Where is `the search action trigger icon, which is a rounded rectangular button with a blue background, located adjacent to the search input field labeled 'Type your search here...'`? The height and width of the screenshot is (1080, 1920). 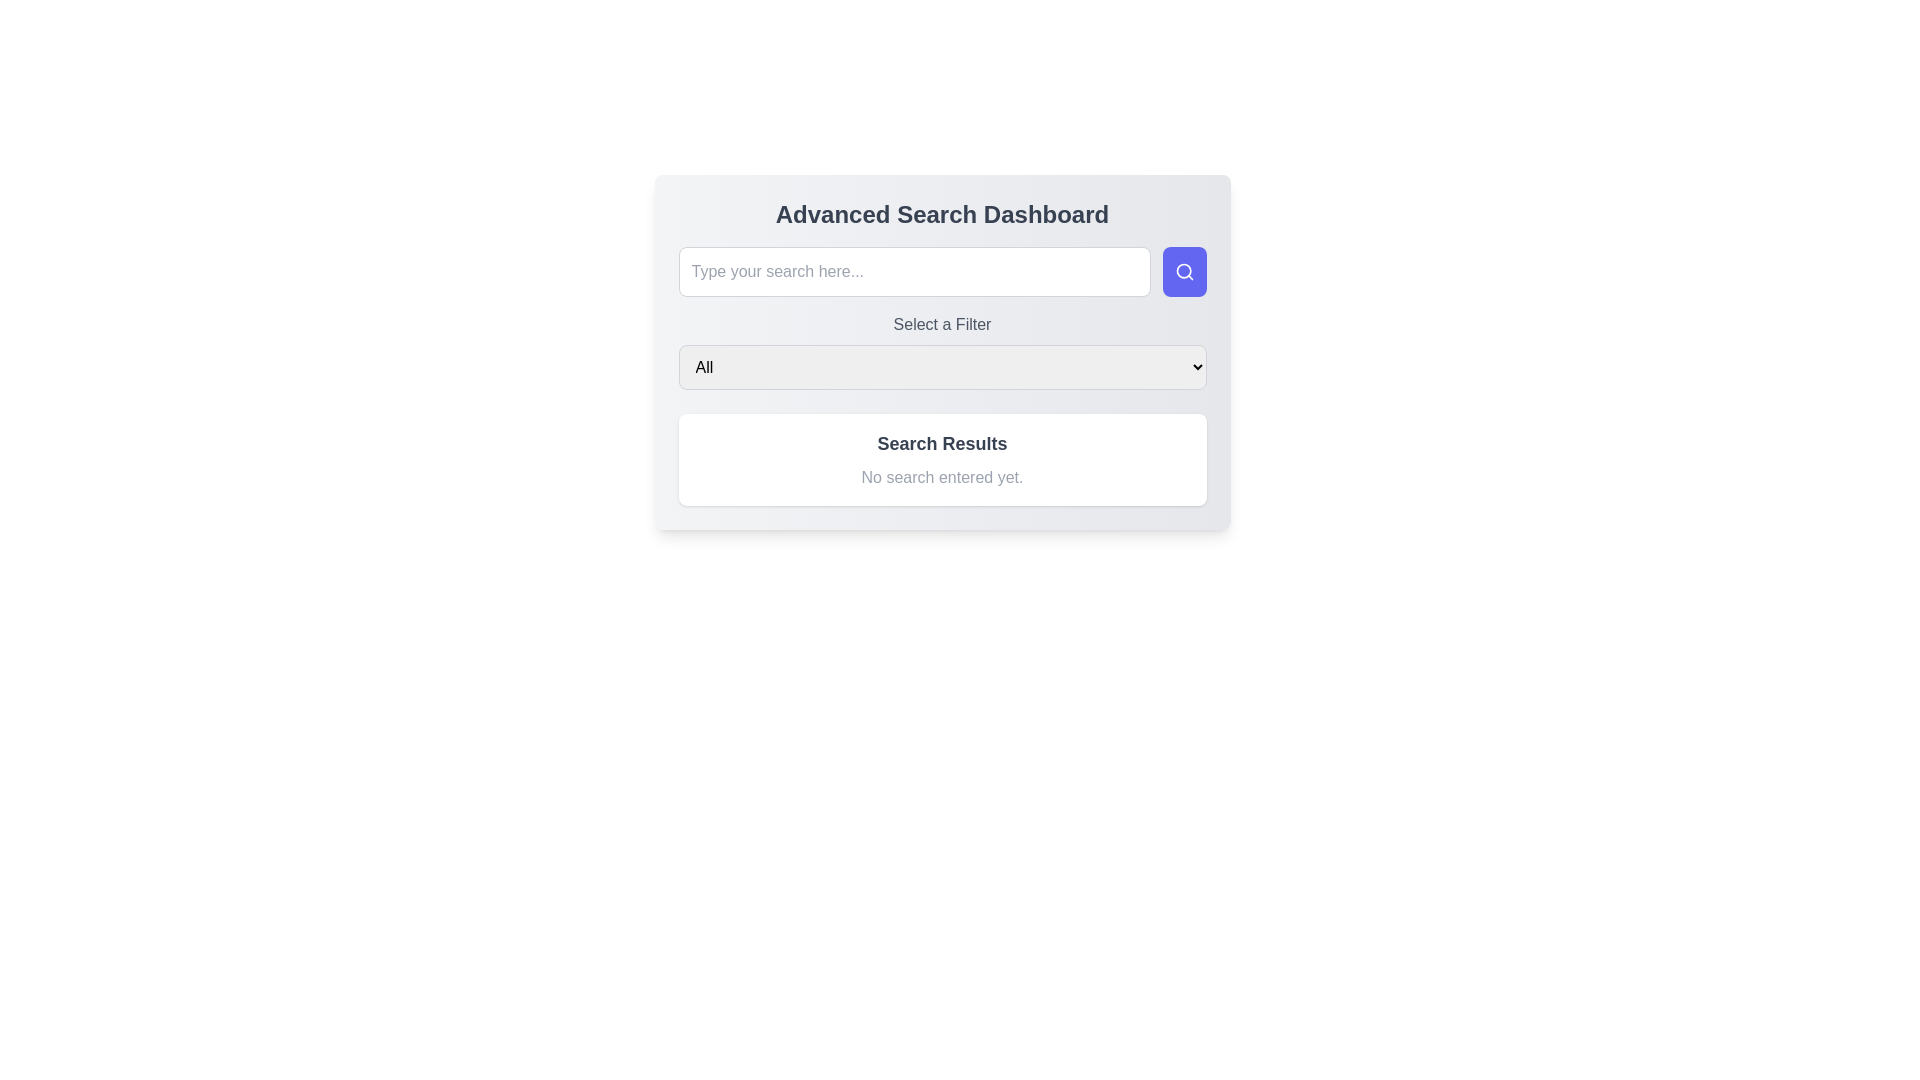
the search action trigger icon, which is a rounded rectangular button with a blue background, located adjacent to the search input field labeled 'Type your search here...' is located at coordinates (1184, 272).